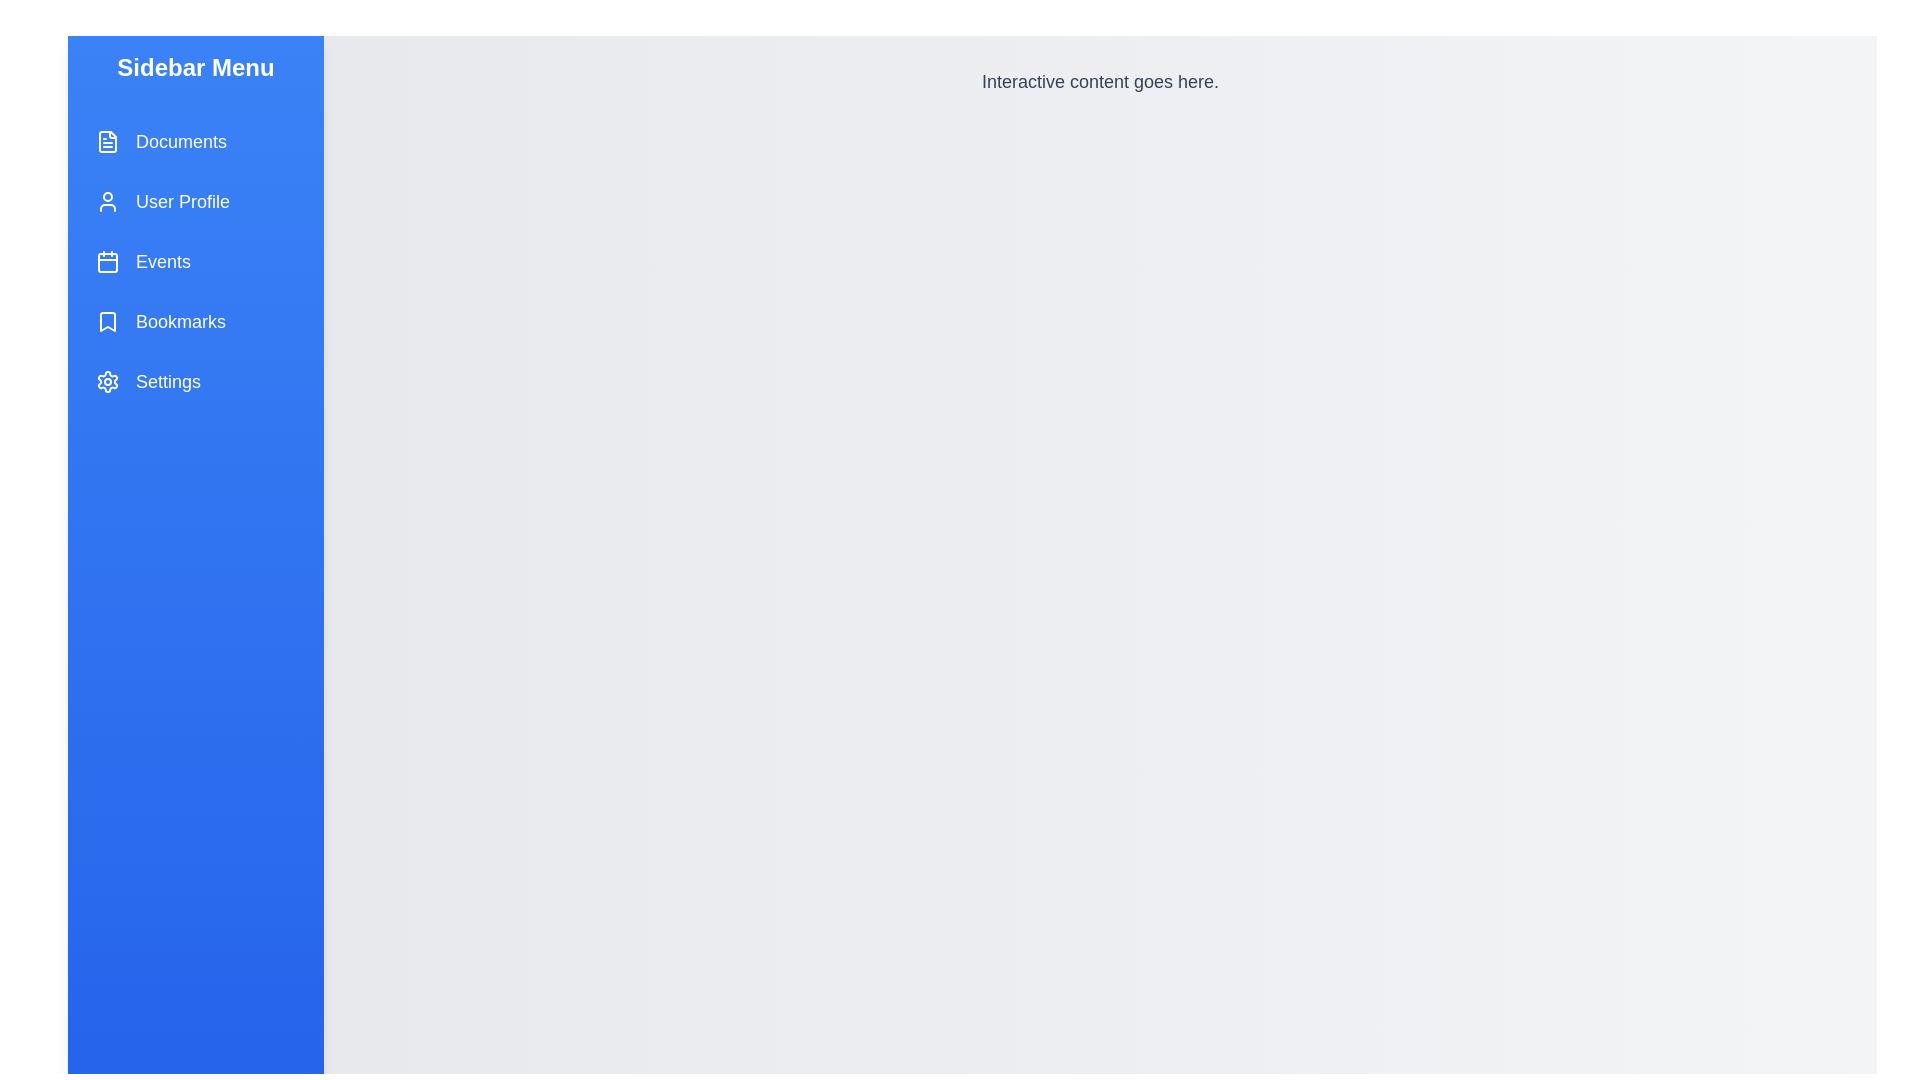 The height and width of the screenshot is (1080, 1920). What do you see at coordinates (107, 141) in the screenshot?
I see `the icon representing Documents` at bounding box center [107, 141].